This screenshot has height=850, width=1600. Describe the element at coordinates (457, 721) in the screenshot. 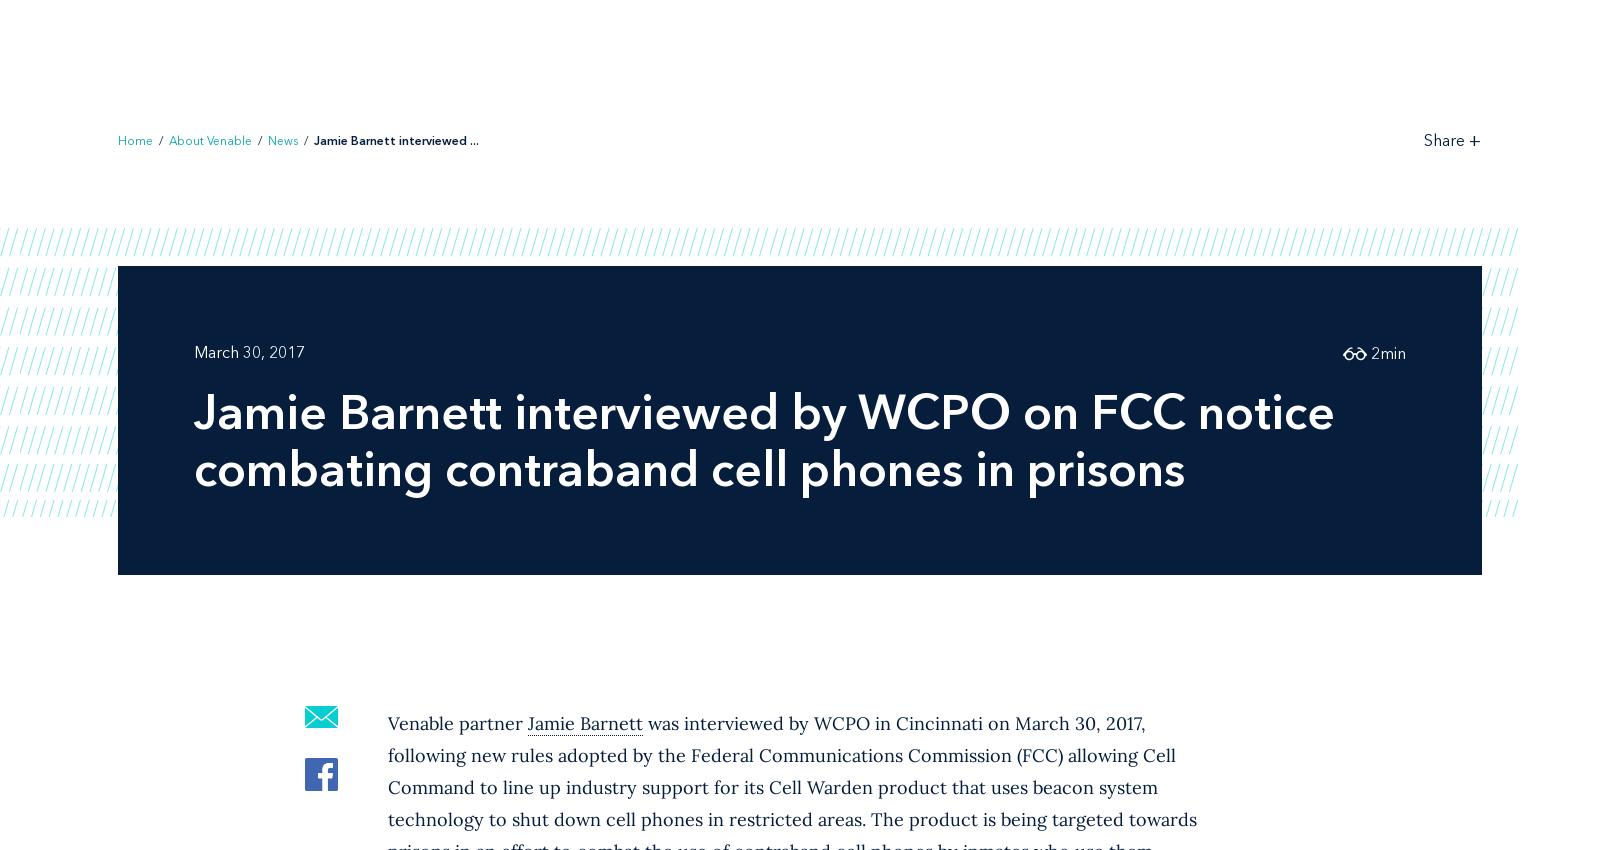

I see `'Venable partner'` at that location.